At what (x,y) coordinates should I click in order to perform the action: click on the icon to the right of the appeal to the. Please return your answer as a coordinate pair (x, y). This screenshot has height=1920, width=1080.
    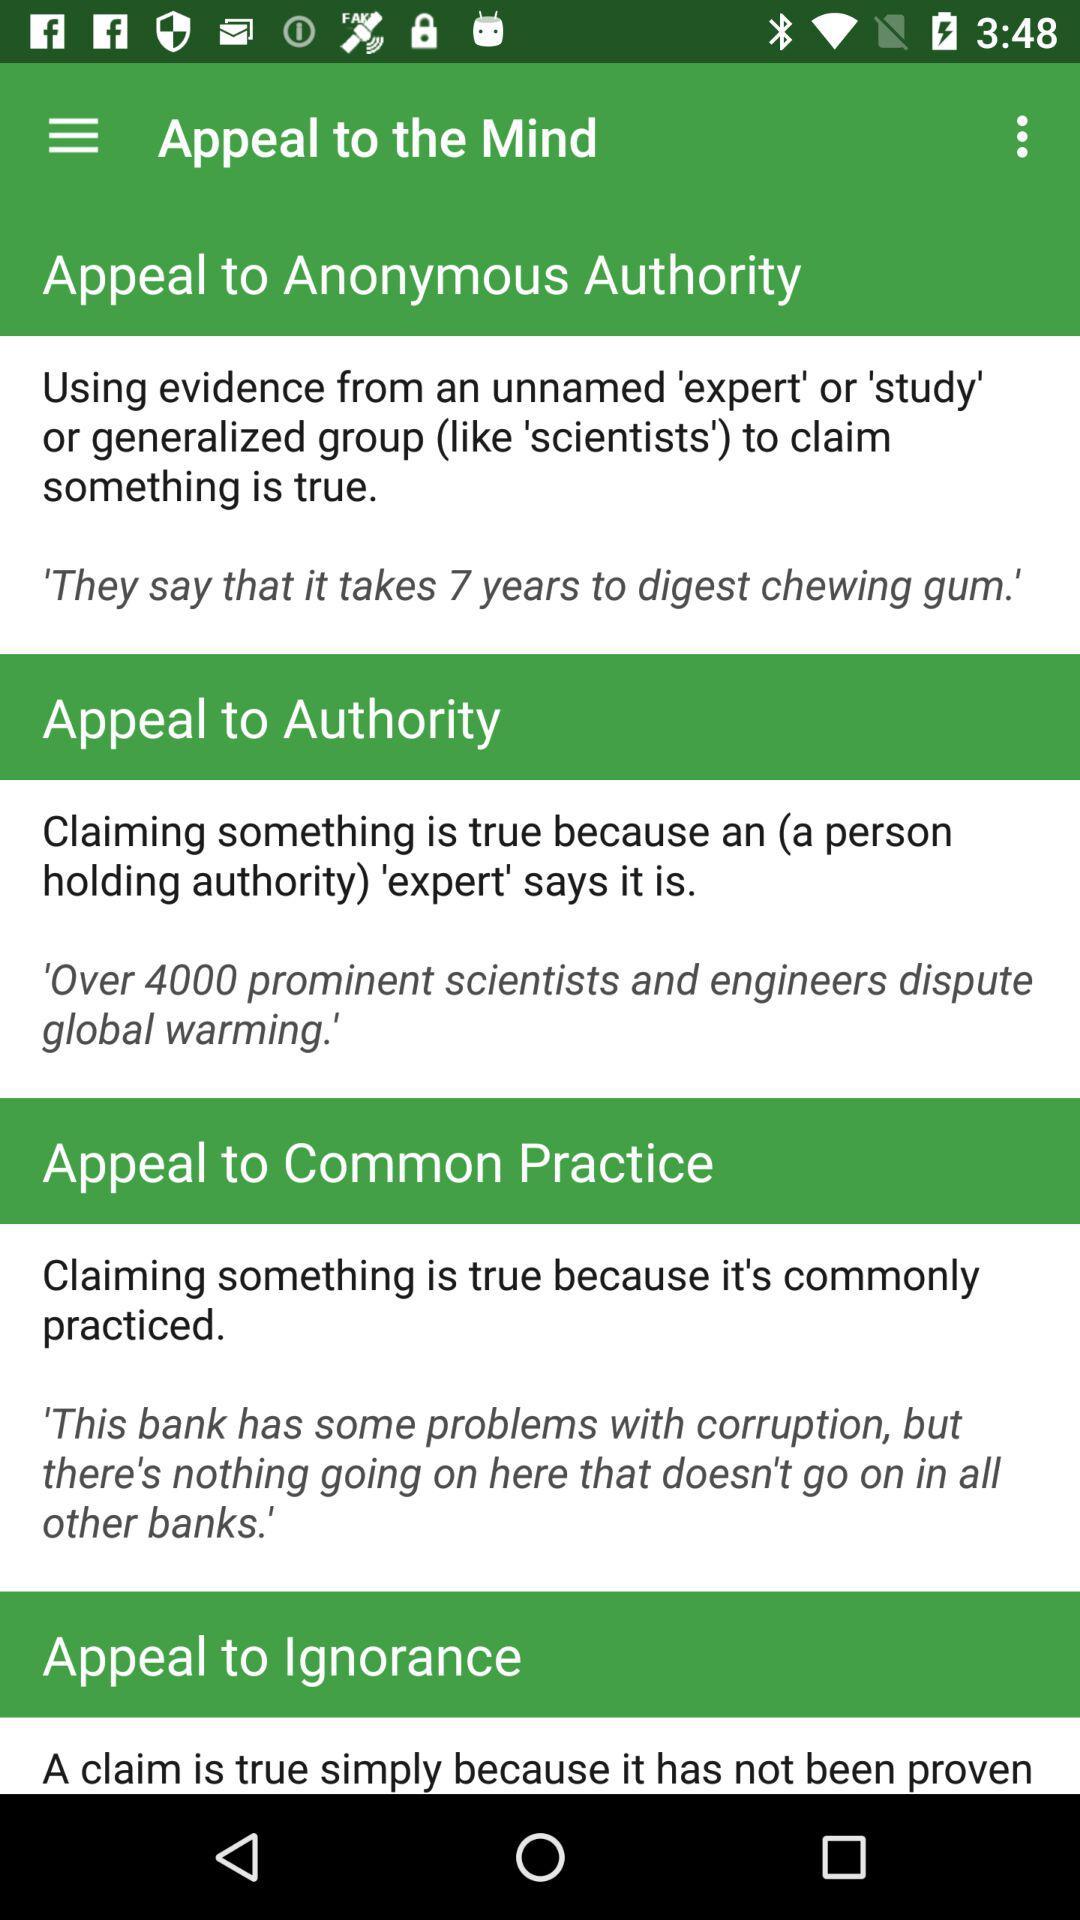
    Looking at the image, I should click on (1027, 135).